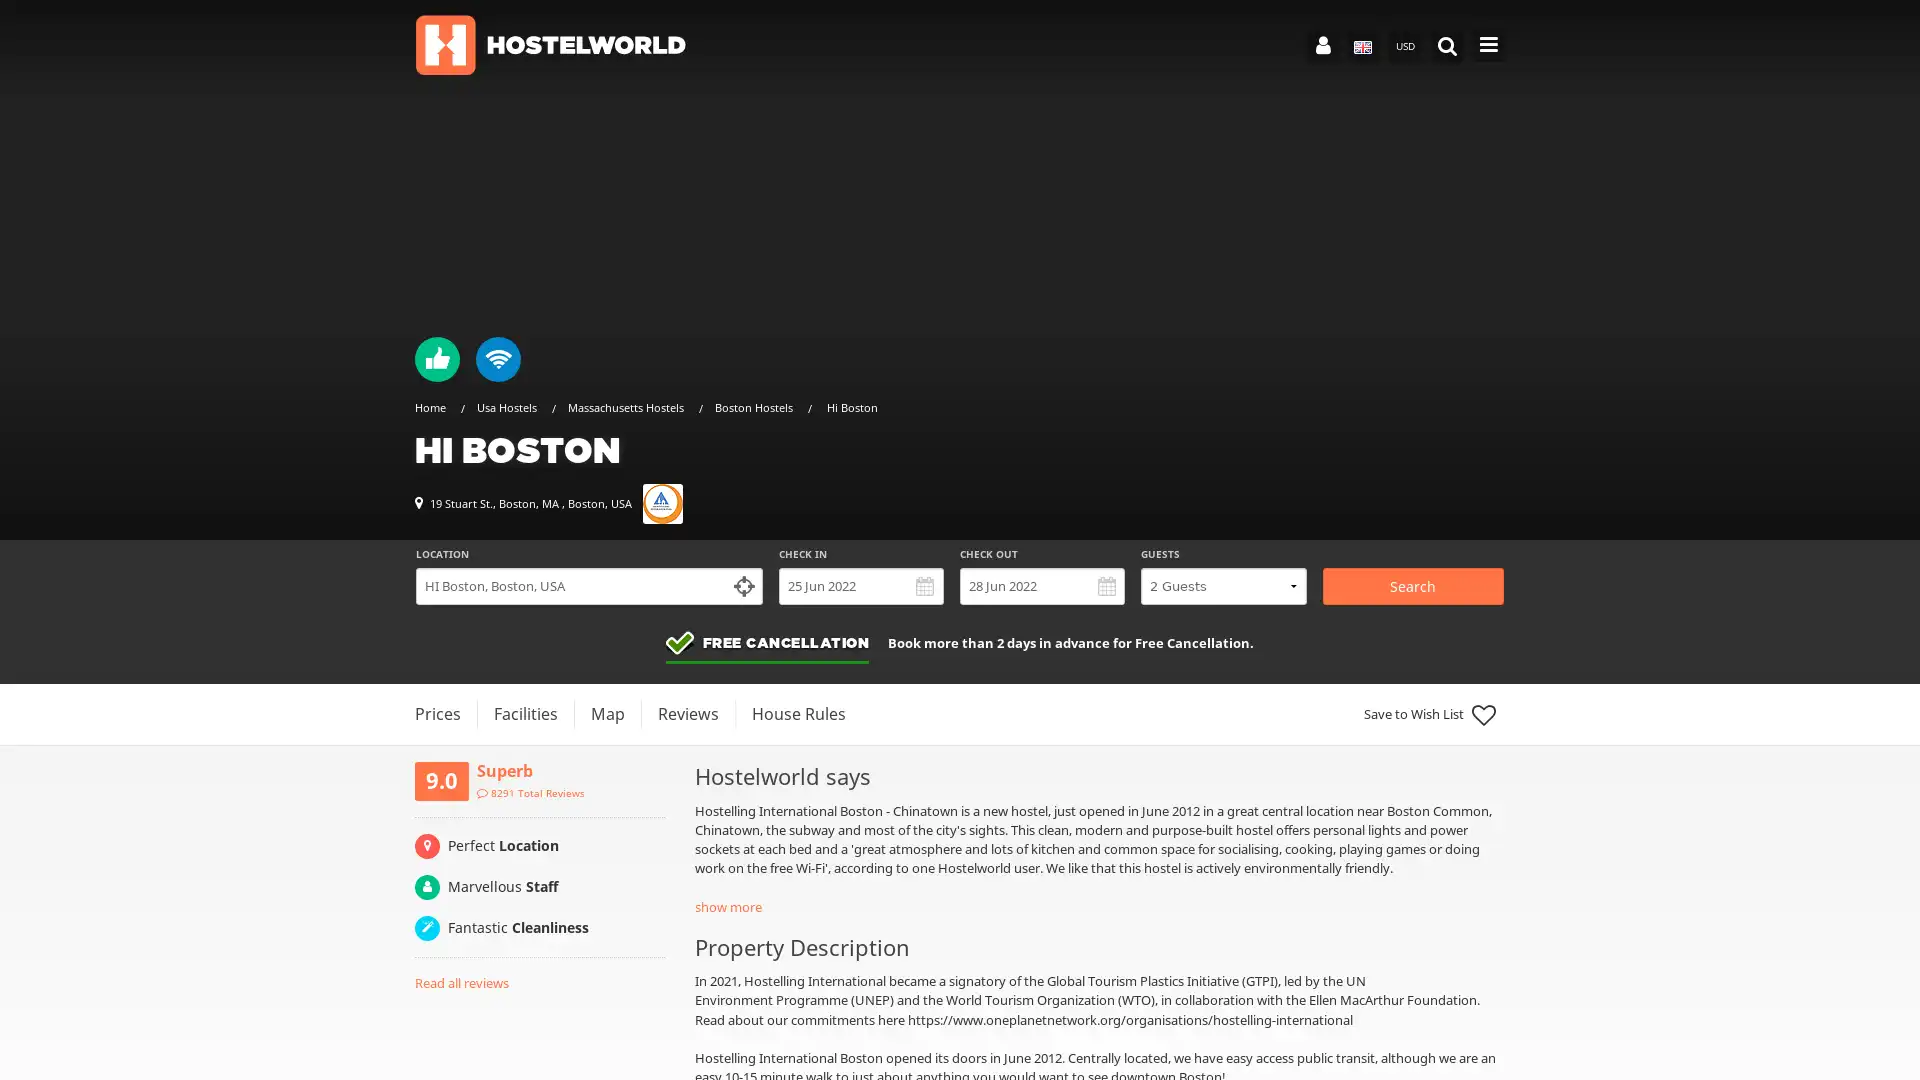 This screenshot has height=1080, width=1920. What do you see at coordinates (1411, 585) in the screenshot?
I see `Search` at bounding box center [1411, 585].